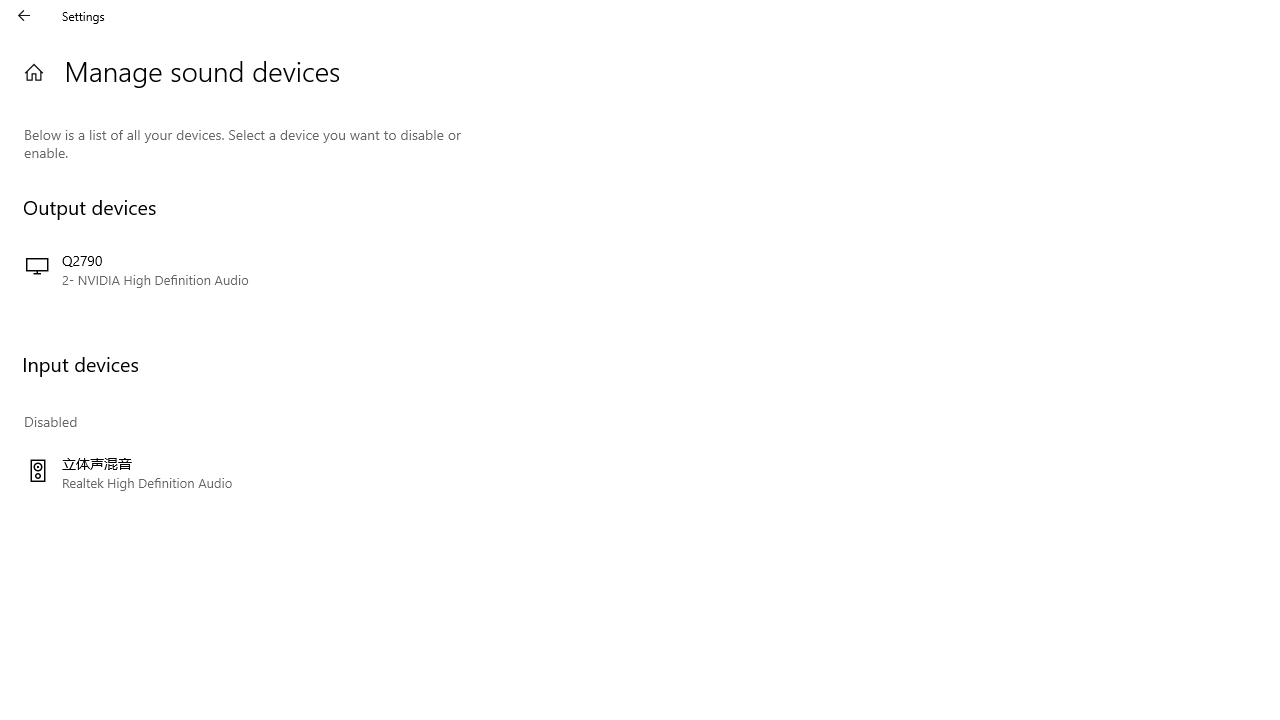 The image size is (1280, 720). I want to click on 'Back', so click(24, 15).